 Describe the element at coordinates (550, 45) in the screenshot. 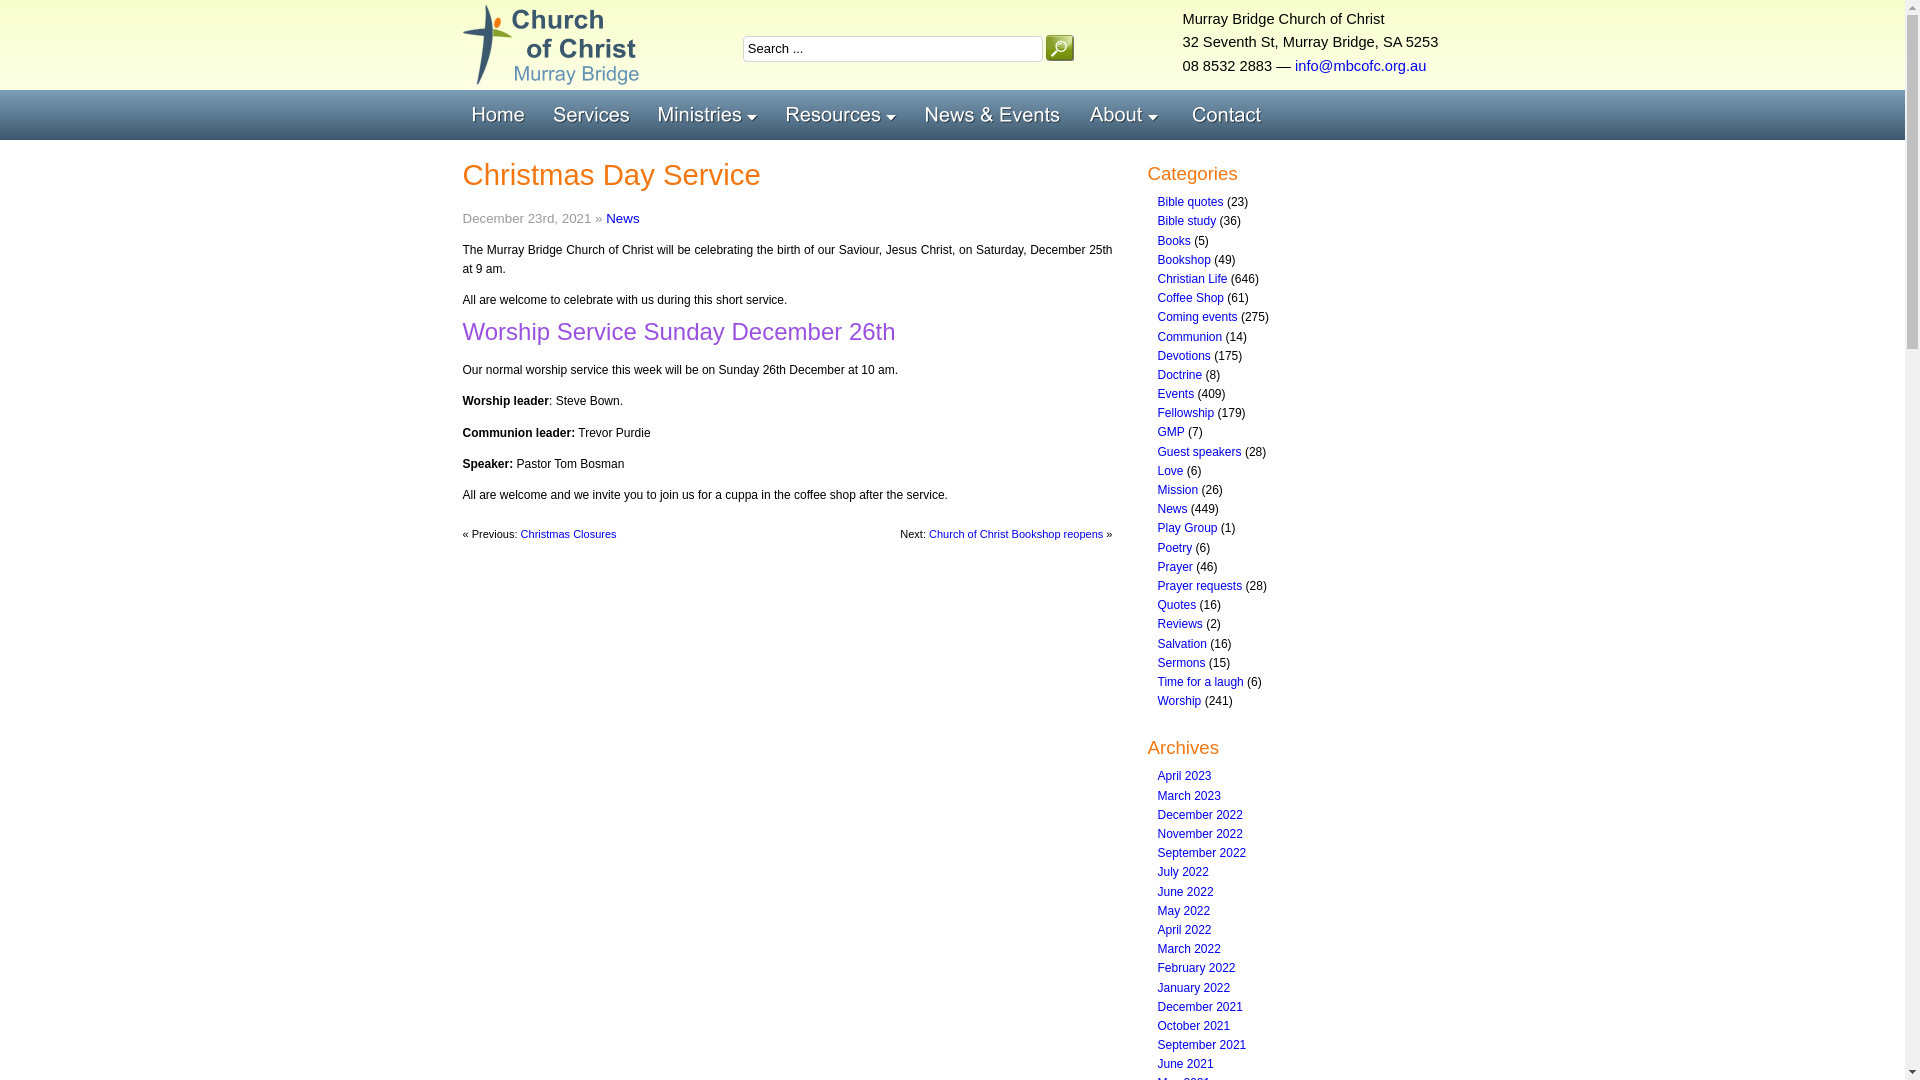

I see `'Murray Bridge Church of Christ'` at that location.